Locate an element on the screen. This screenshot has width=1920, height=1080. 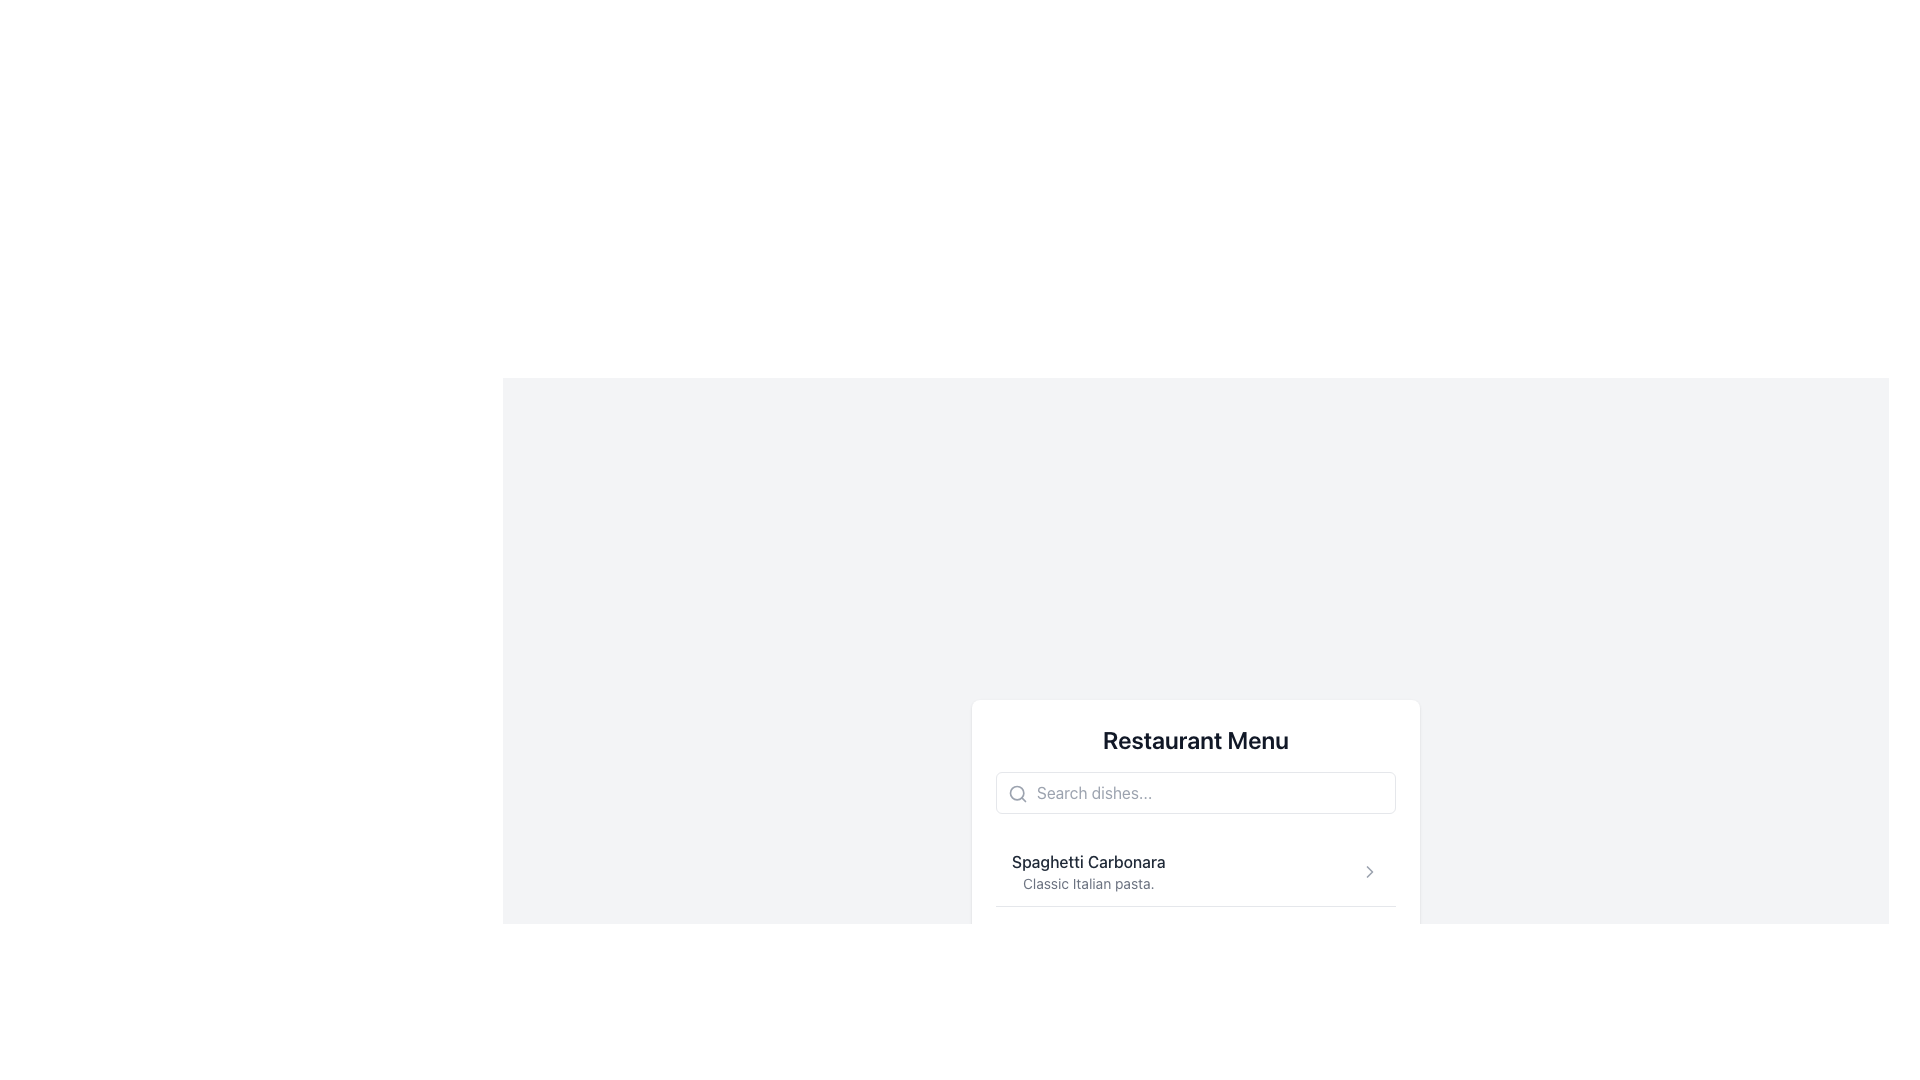
descriptive text label providing additional information about the dish 'Spaghetti Carbonara', positioned directly below the title in the restaurant menu layout is located at coordinates (1087, 882).